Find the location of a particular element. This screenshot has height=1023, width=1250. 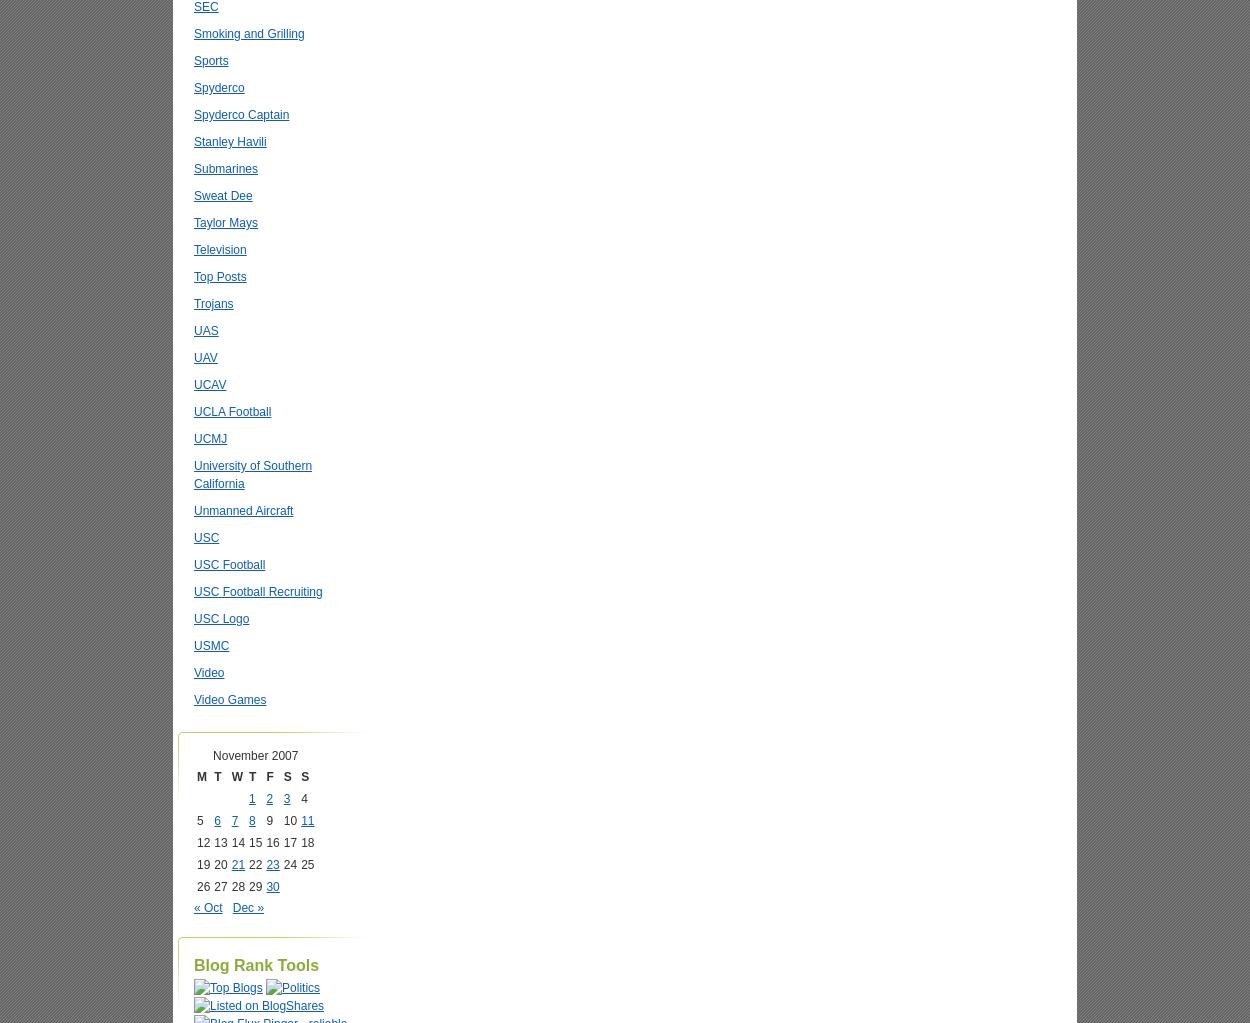

'16' is located at coordinates (272, 841).